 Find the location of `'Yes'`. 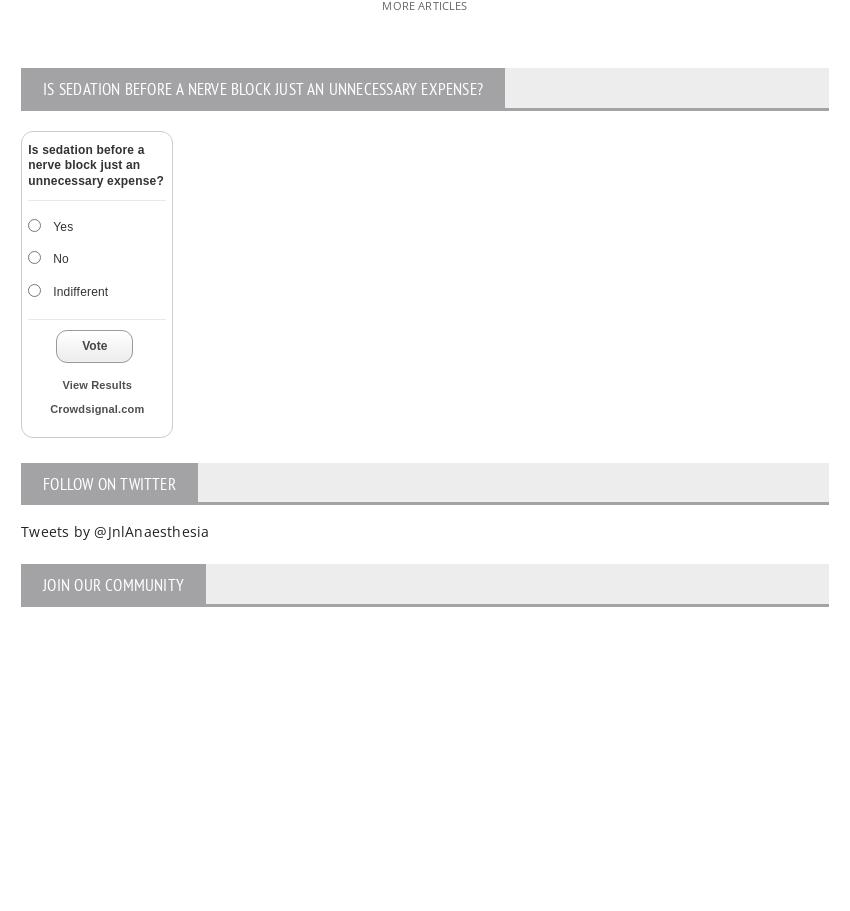

'Yes' is located at coordinates (62, 226).